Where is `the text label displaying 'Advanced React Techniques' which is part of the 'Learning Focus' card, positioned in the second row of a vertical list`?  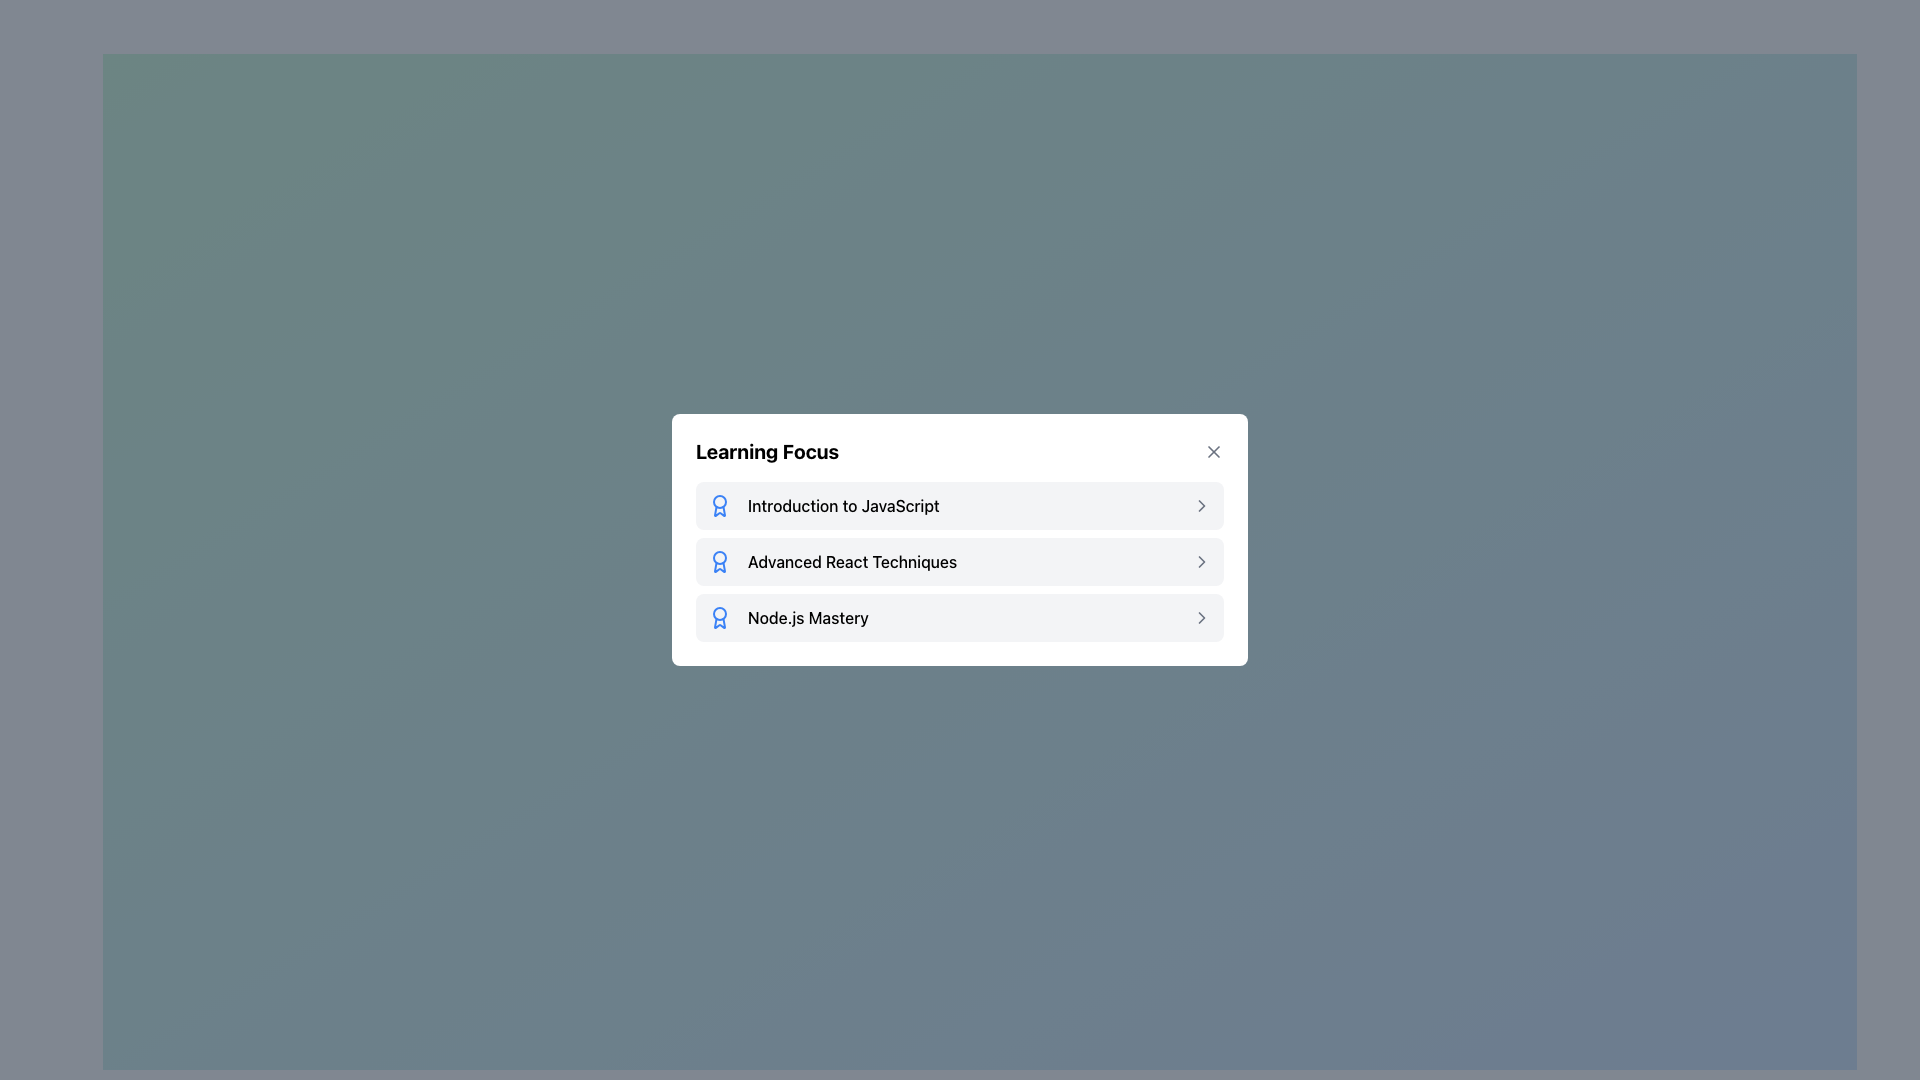
the text label displaying 'Advanced React Techniques' which is part of the 'Learning Focus' card, positioned in the second row of a vertical list is located at coordinates (852, 562).